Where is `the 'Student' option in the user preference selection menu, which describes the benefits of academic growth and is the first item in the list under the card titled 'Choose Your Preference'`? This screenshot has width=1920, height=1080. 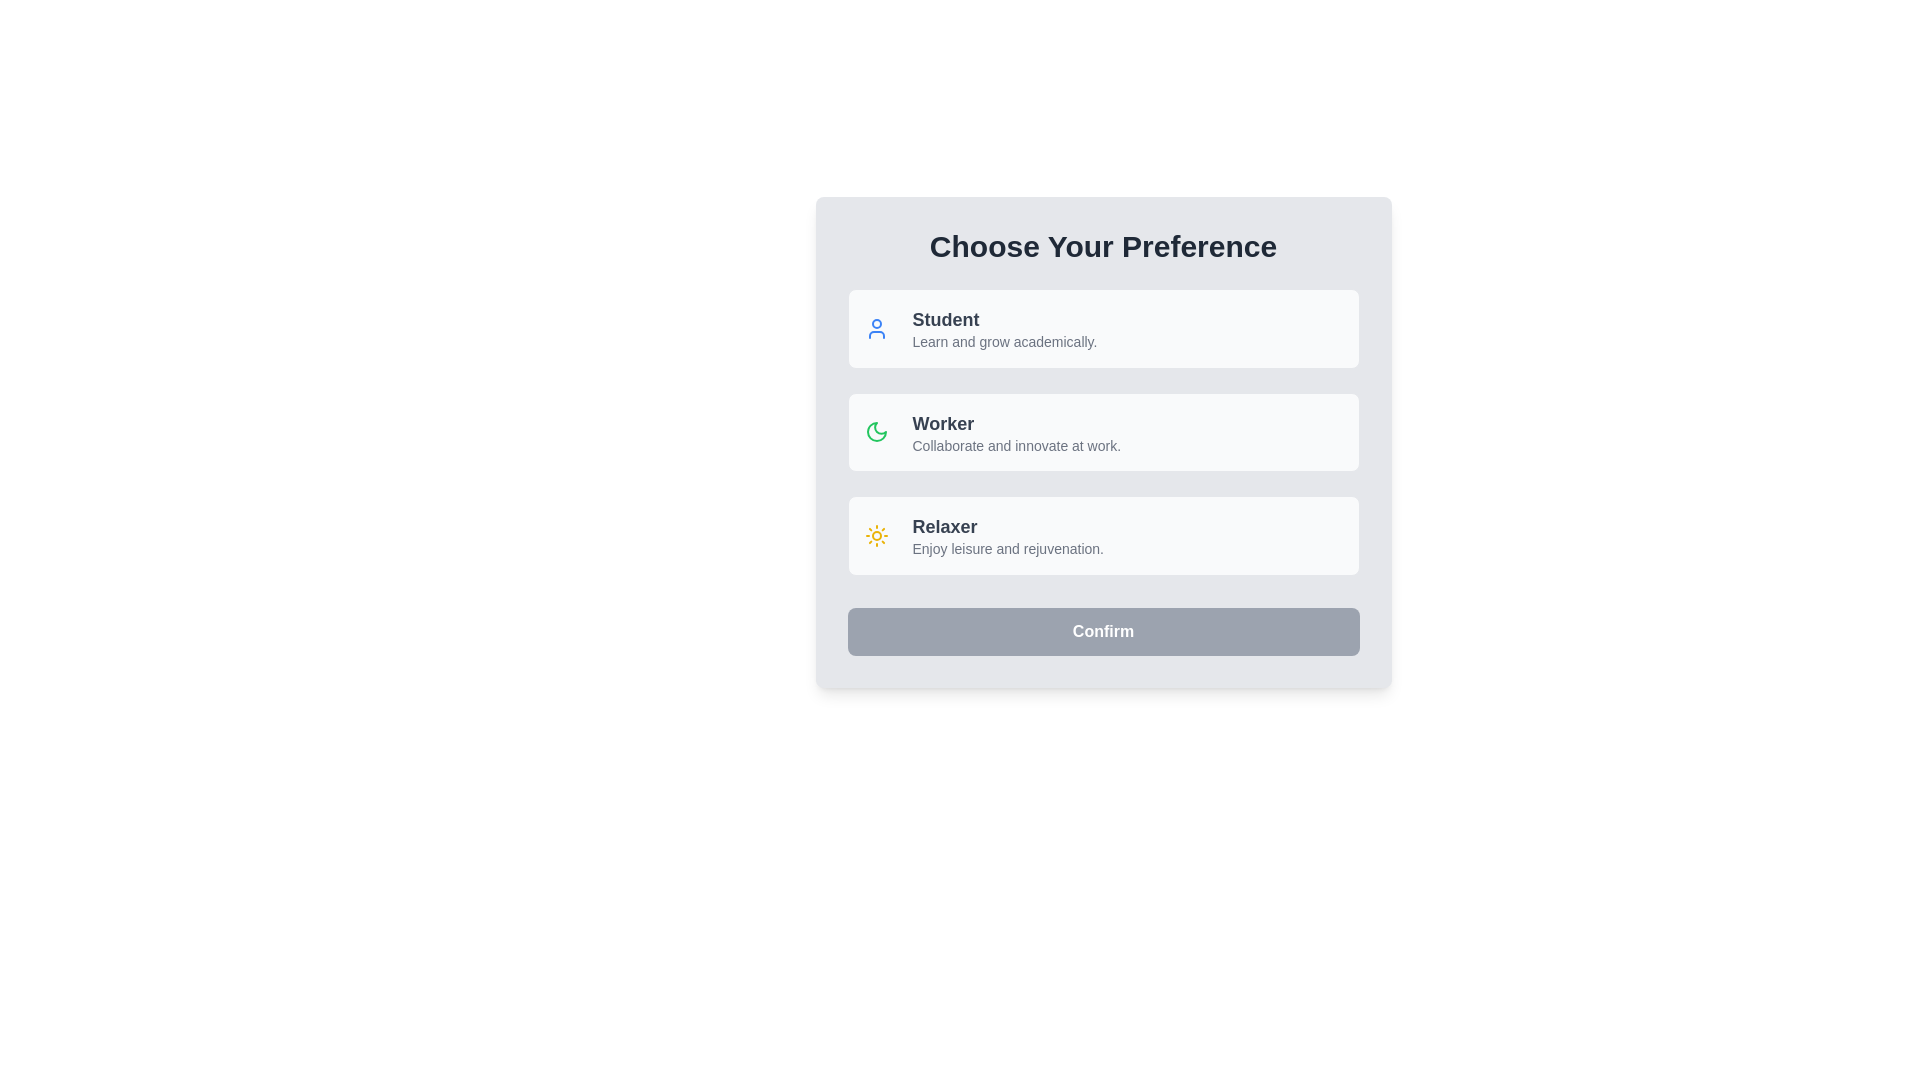 the 'Student' option in the user preference selection menu, which describes the benefits of academic growth and is the first item in the list under the card titled 'Choose Your Preference' is located at coordinates (1004, 327).